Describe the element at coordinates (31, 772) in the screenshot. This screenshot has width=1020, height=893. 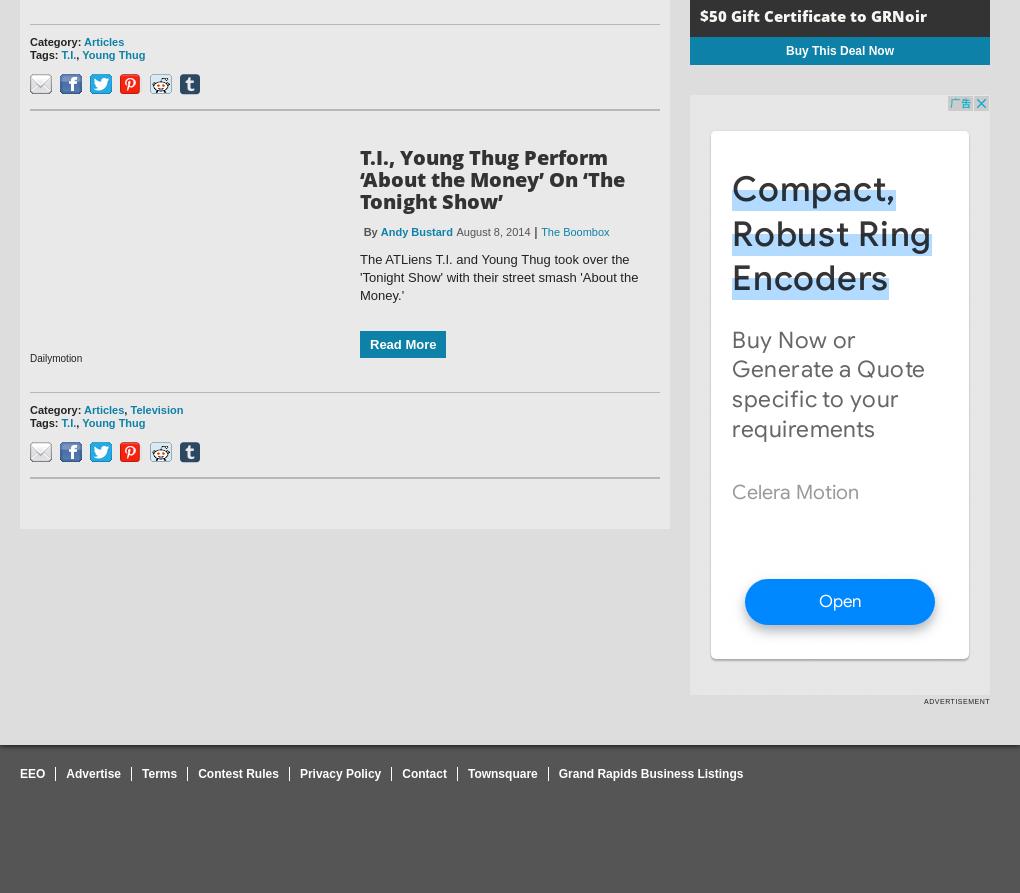
I see `'EEO'` at that location.